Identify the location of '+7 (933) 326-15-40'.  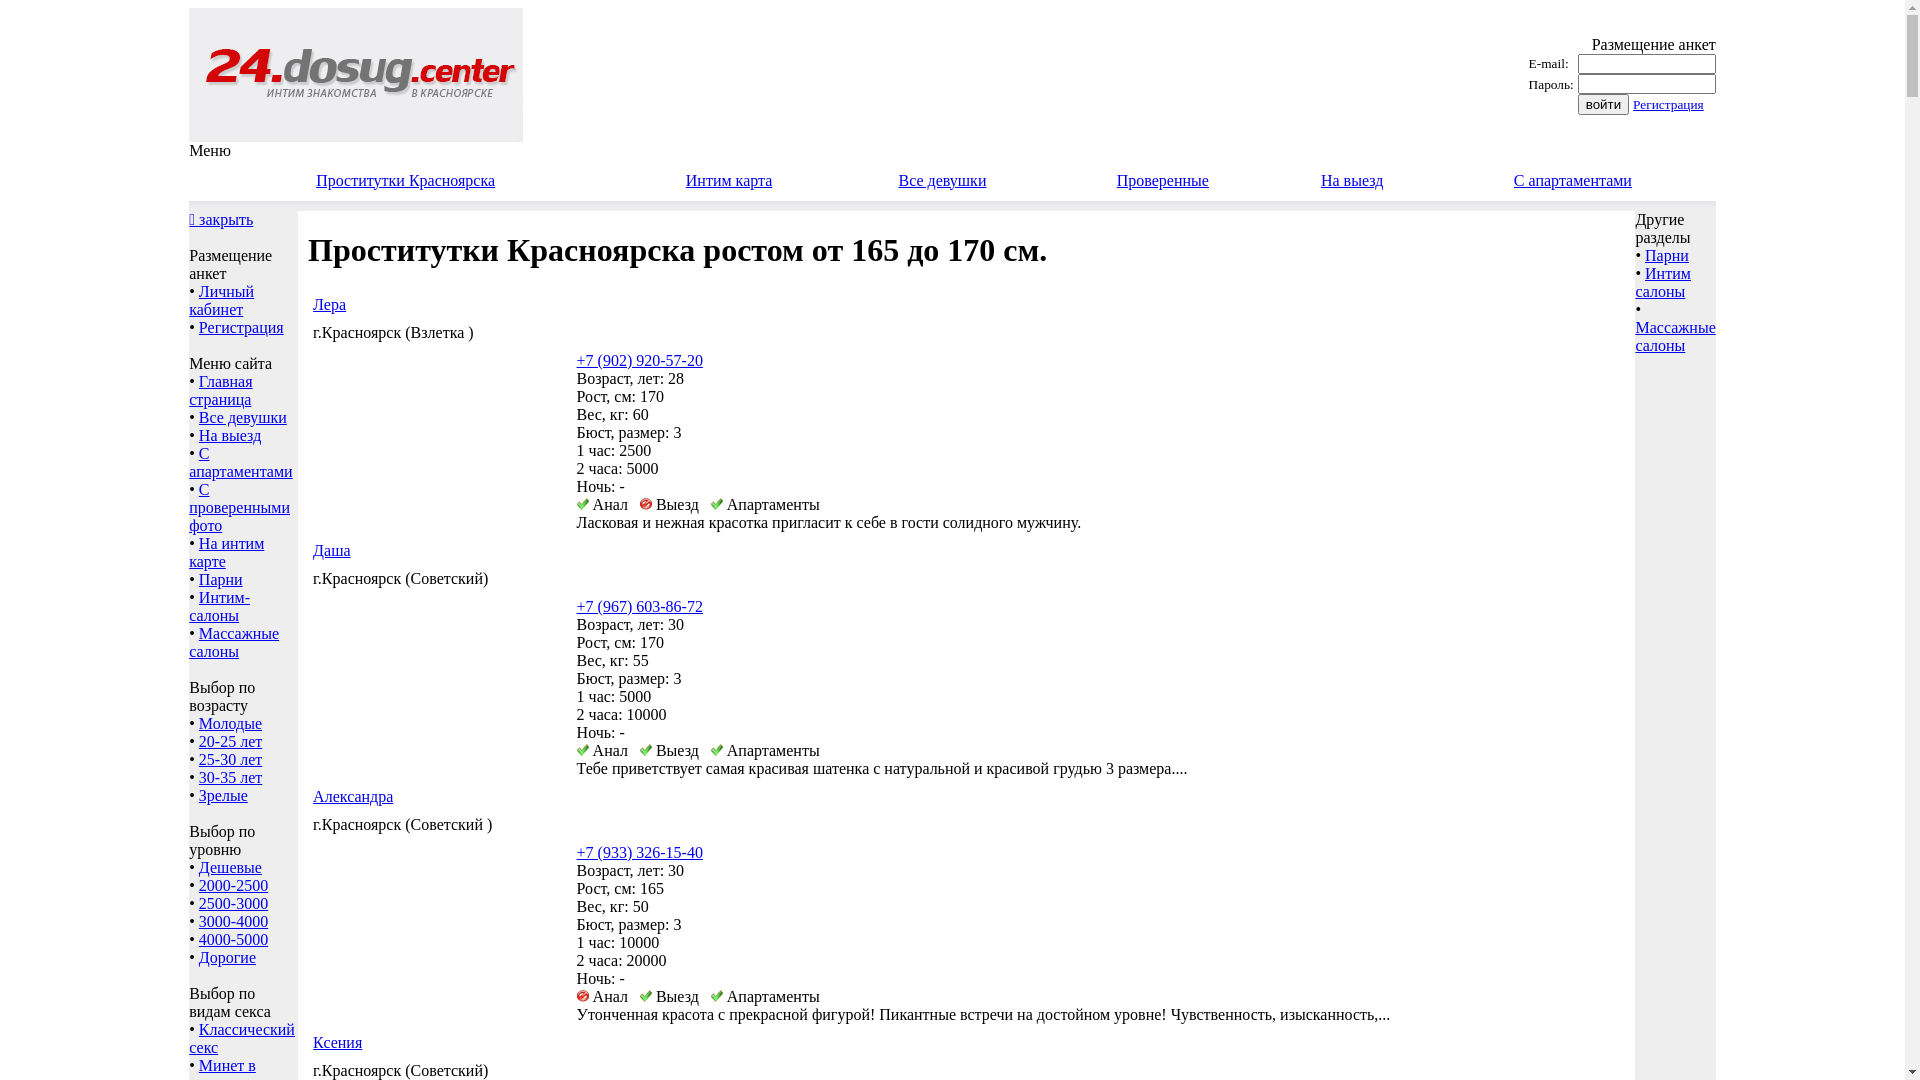
(638, 852).